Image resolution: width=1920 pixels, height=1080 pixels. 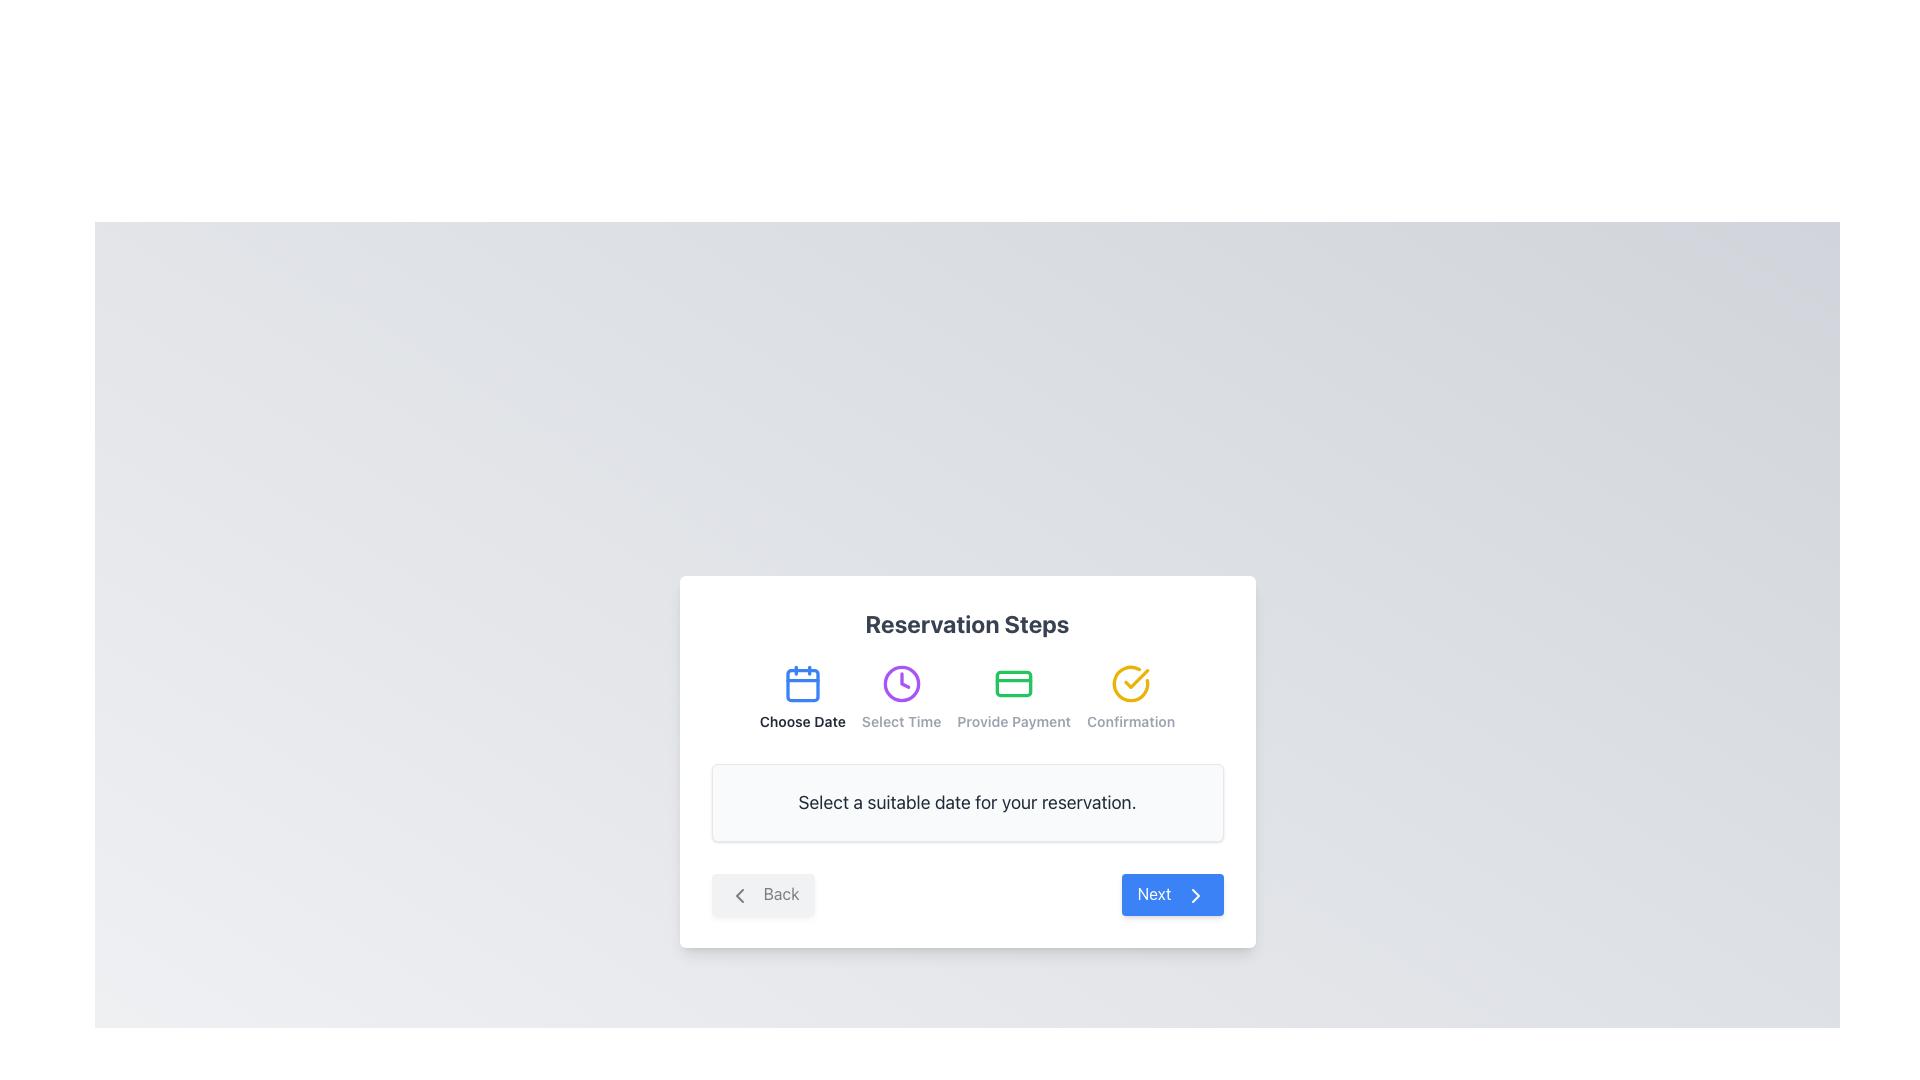 I want to click on the static confirmation icon located to the far-right above the text 'Confirmation', which indicates the successful completion of the process step, so click(x=1131, y=683).